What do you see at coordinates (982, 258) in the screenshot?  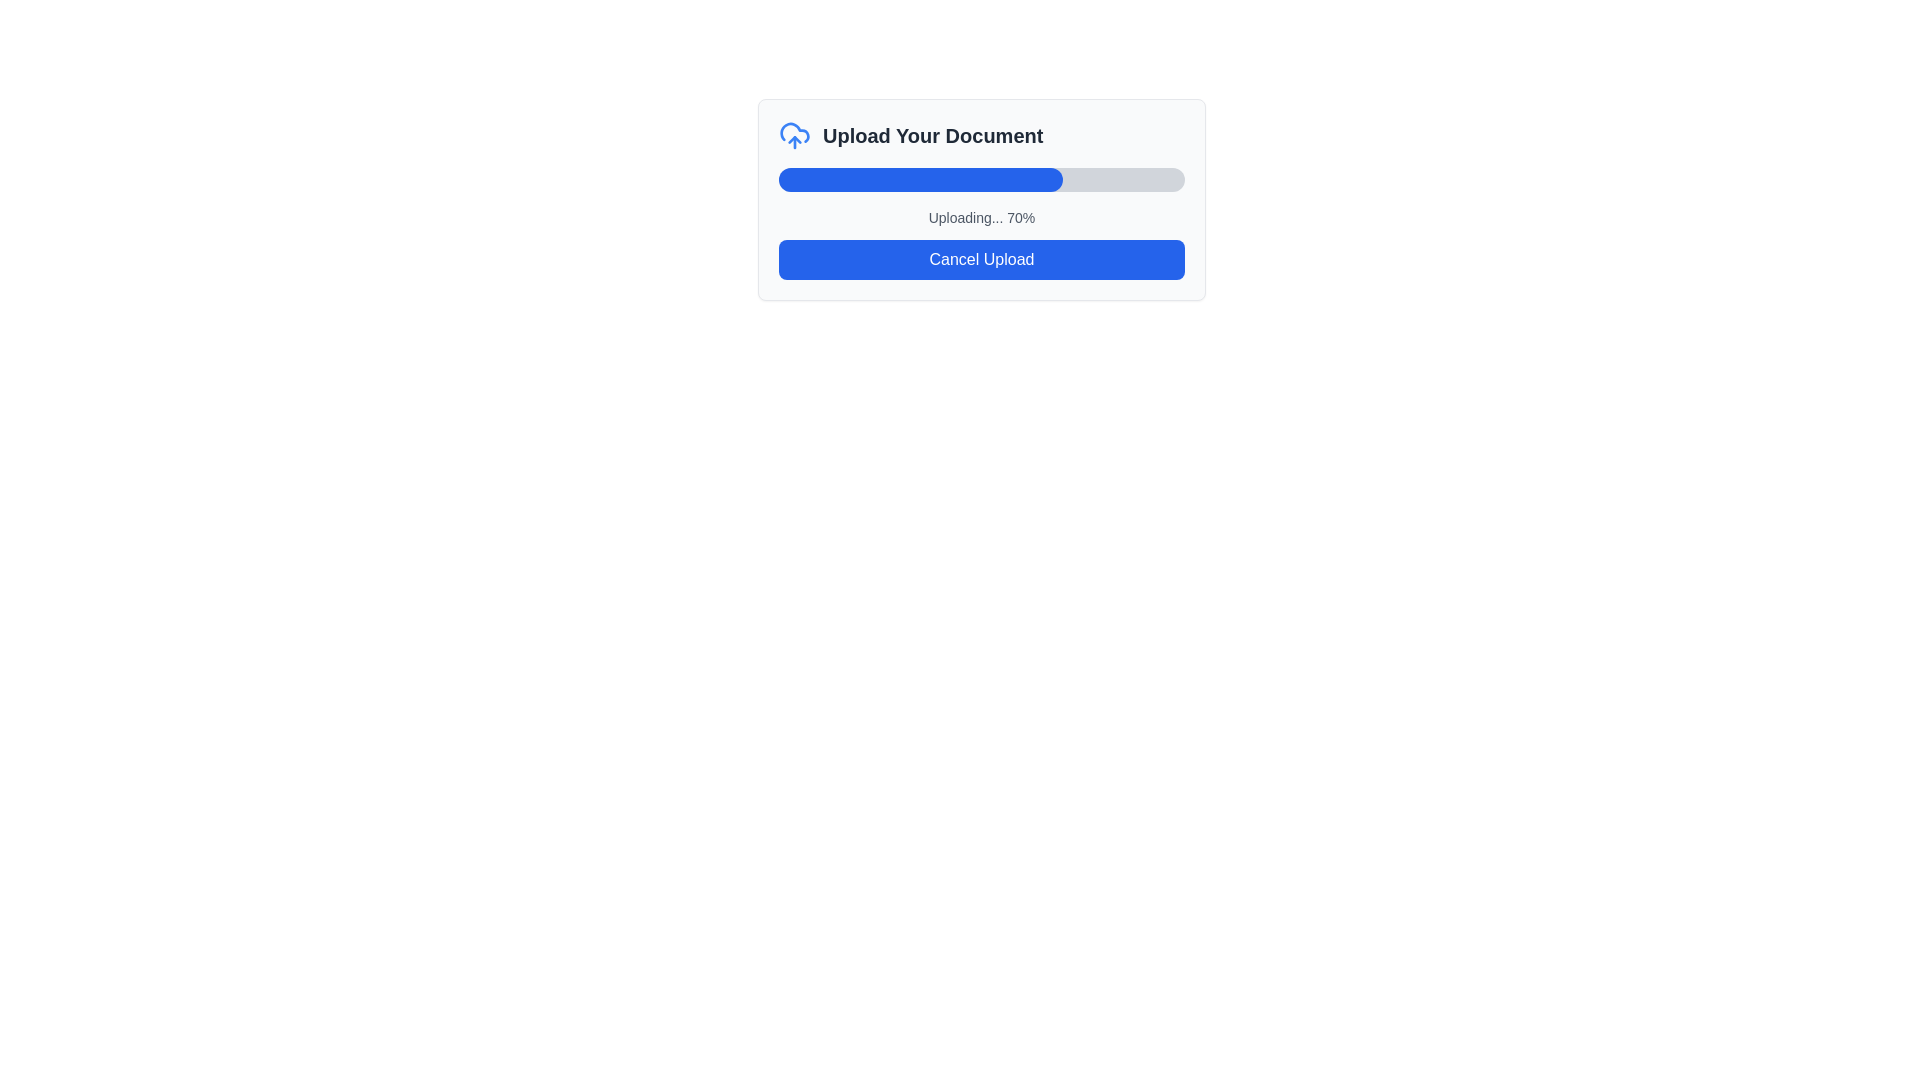 I see `the blue rectangular button with bold white text 'Cancel Upload' to change its color` at bounding box center [982, 258].